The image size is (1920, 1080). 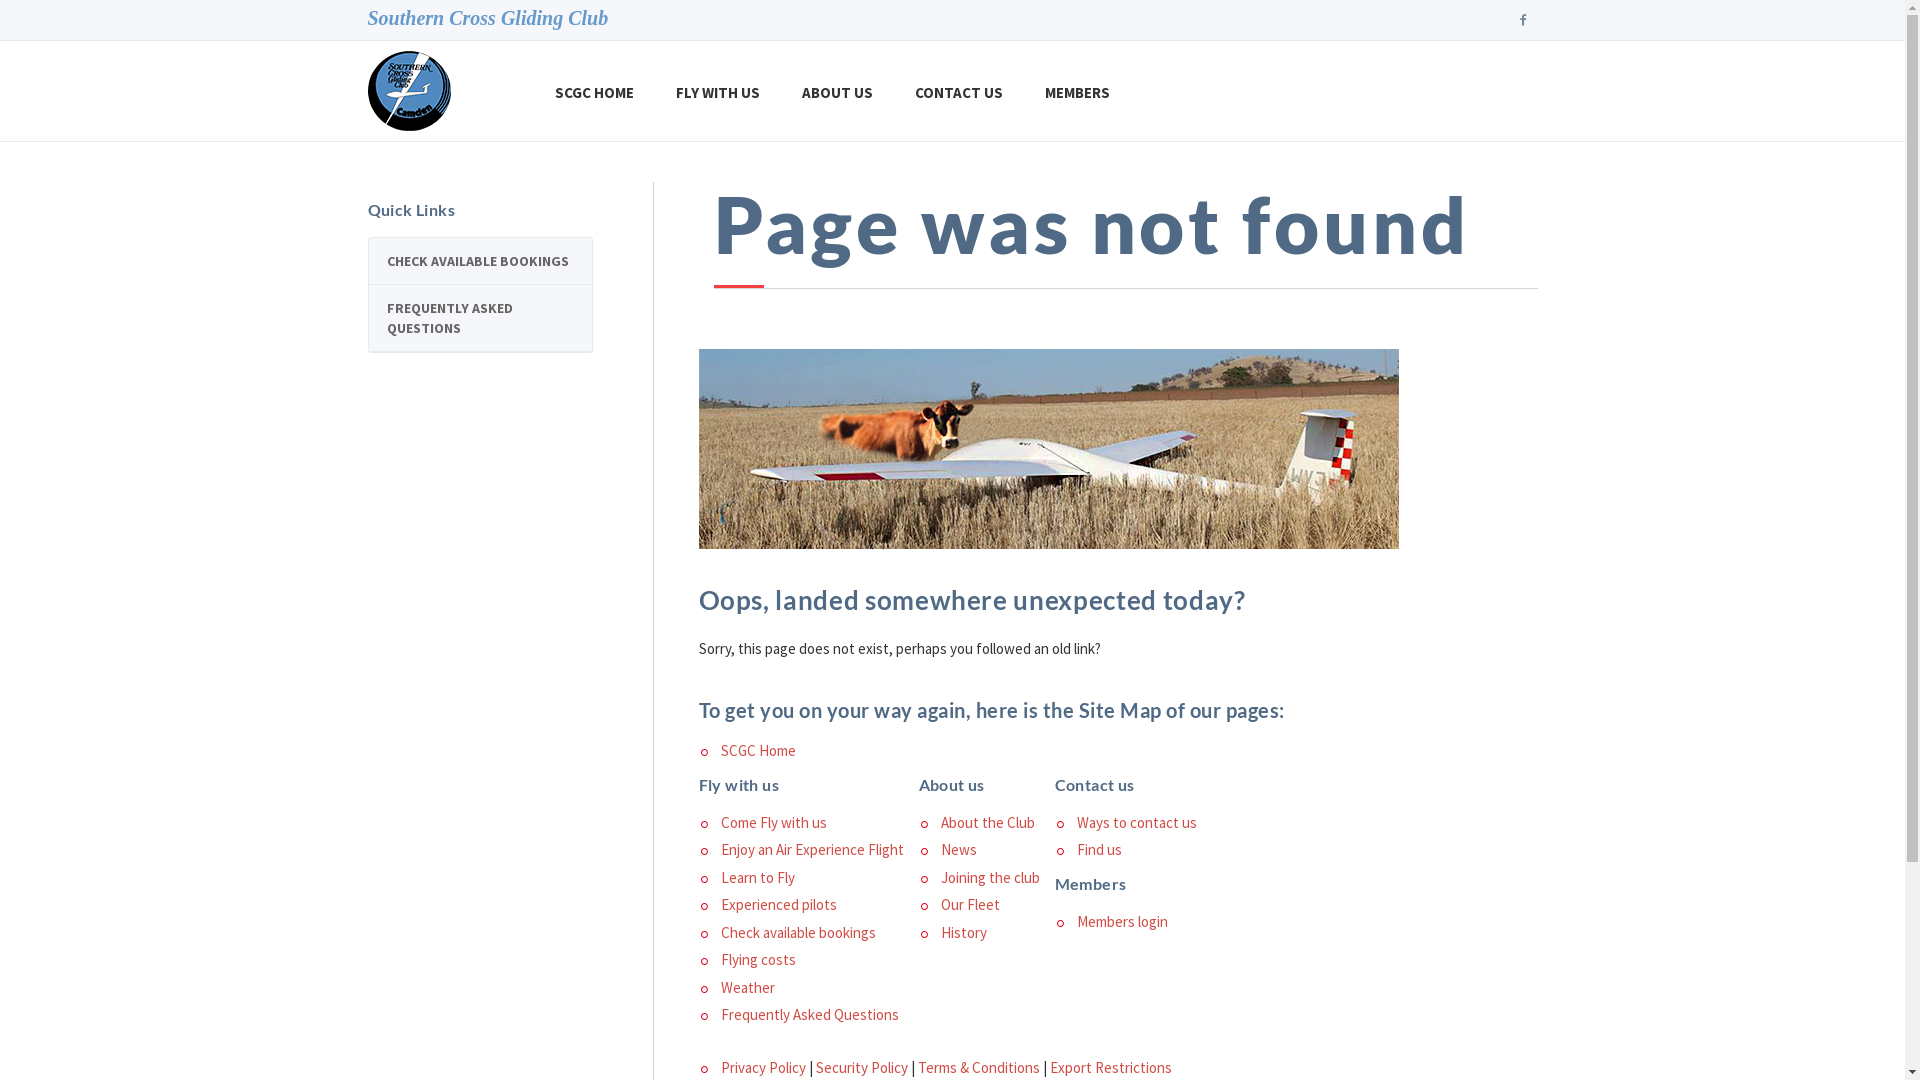 What do you see at coordinates (957, 849) in the screenshot?
I see `'News'` at bounding box center [957, 849].